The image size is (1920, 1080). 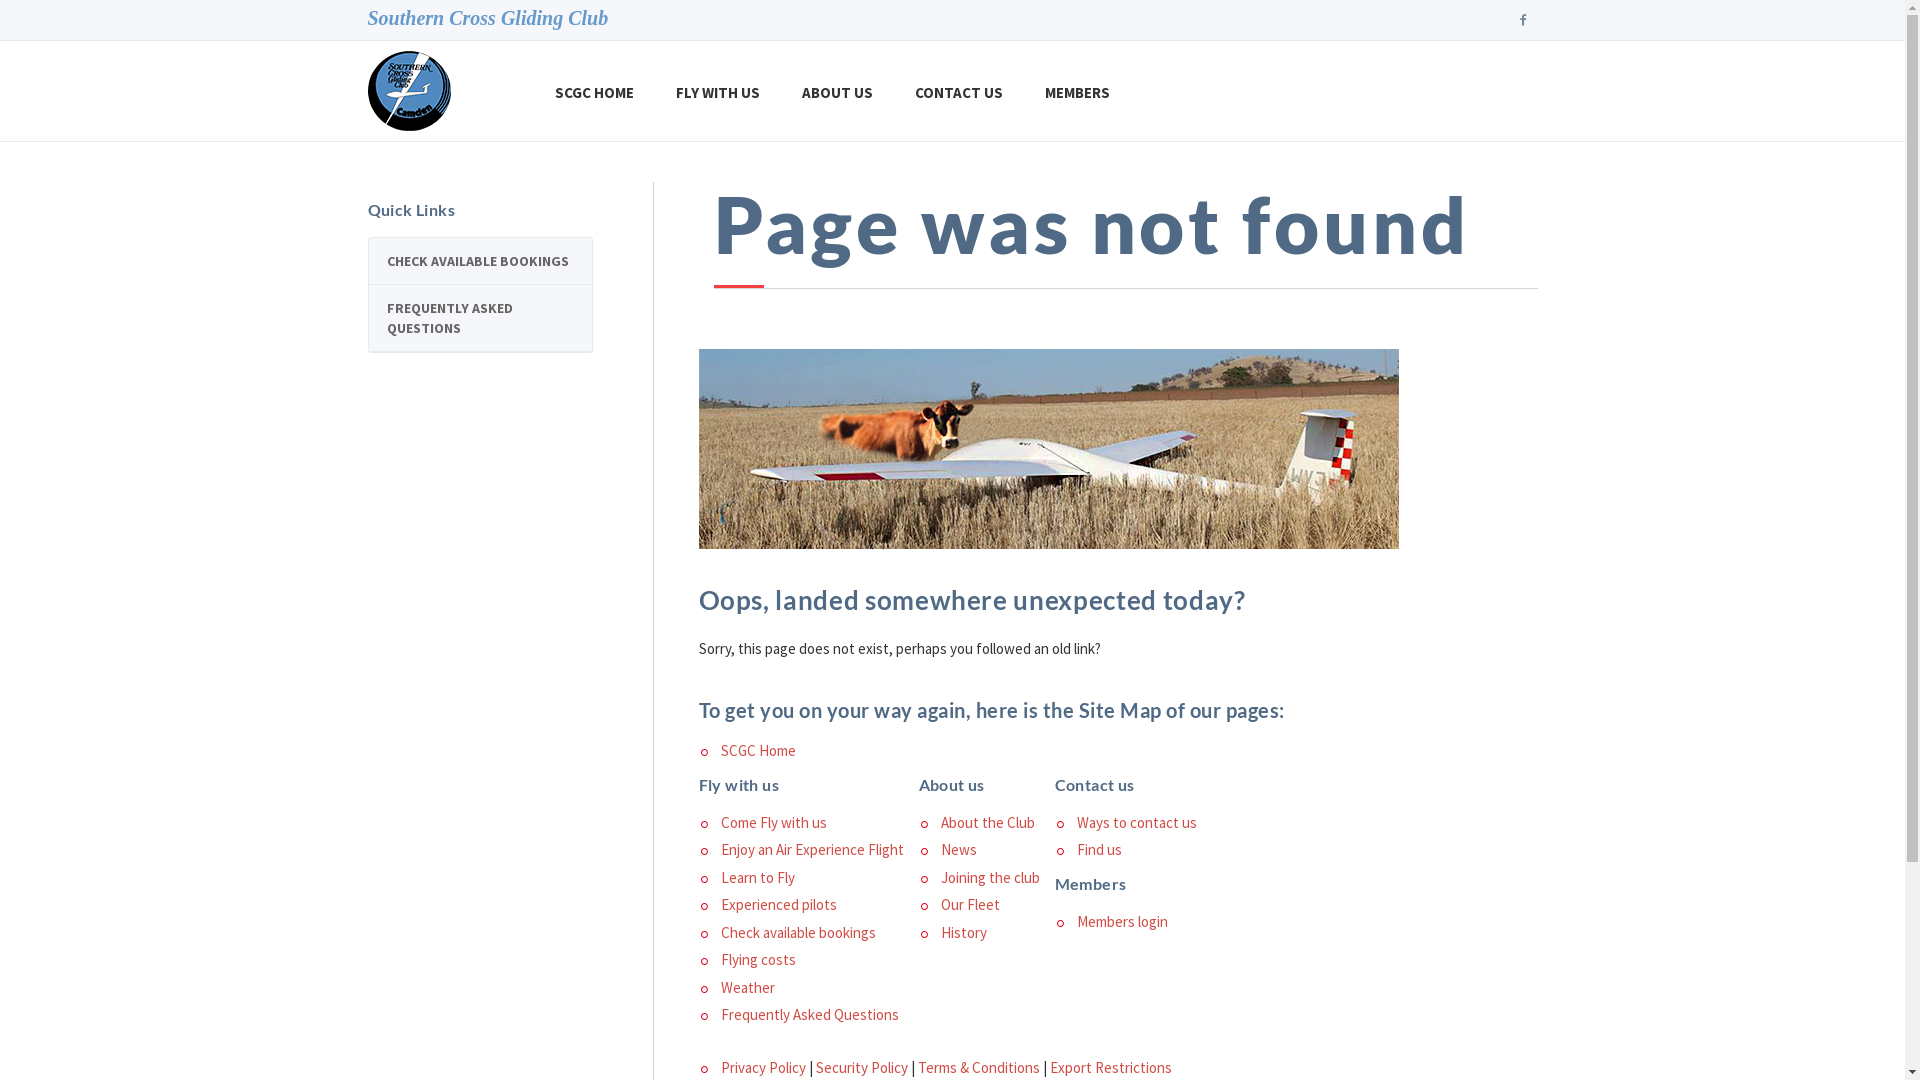 What do you see at coordinates (957, 849) in the screenshot?
I see `'News'` at bounding box center [957, 849].